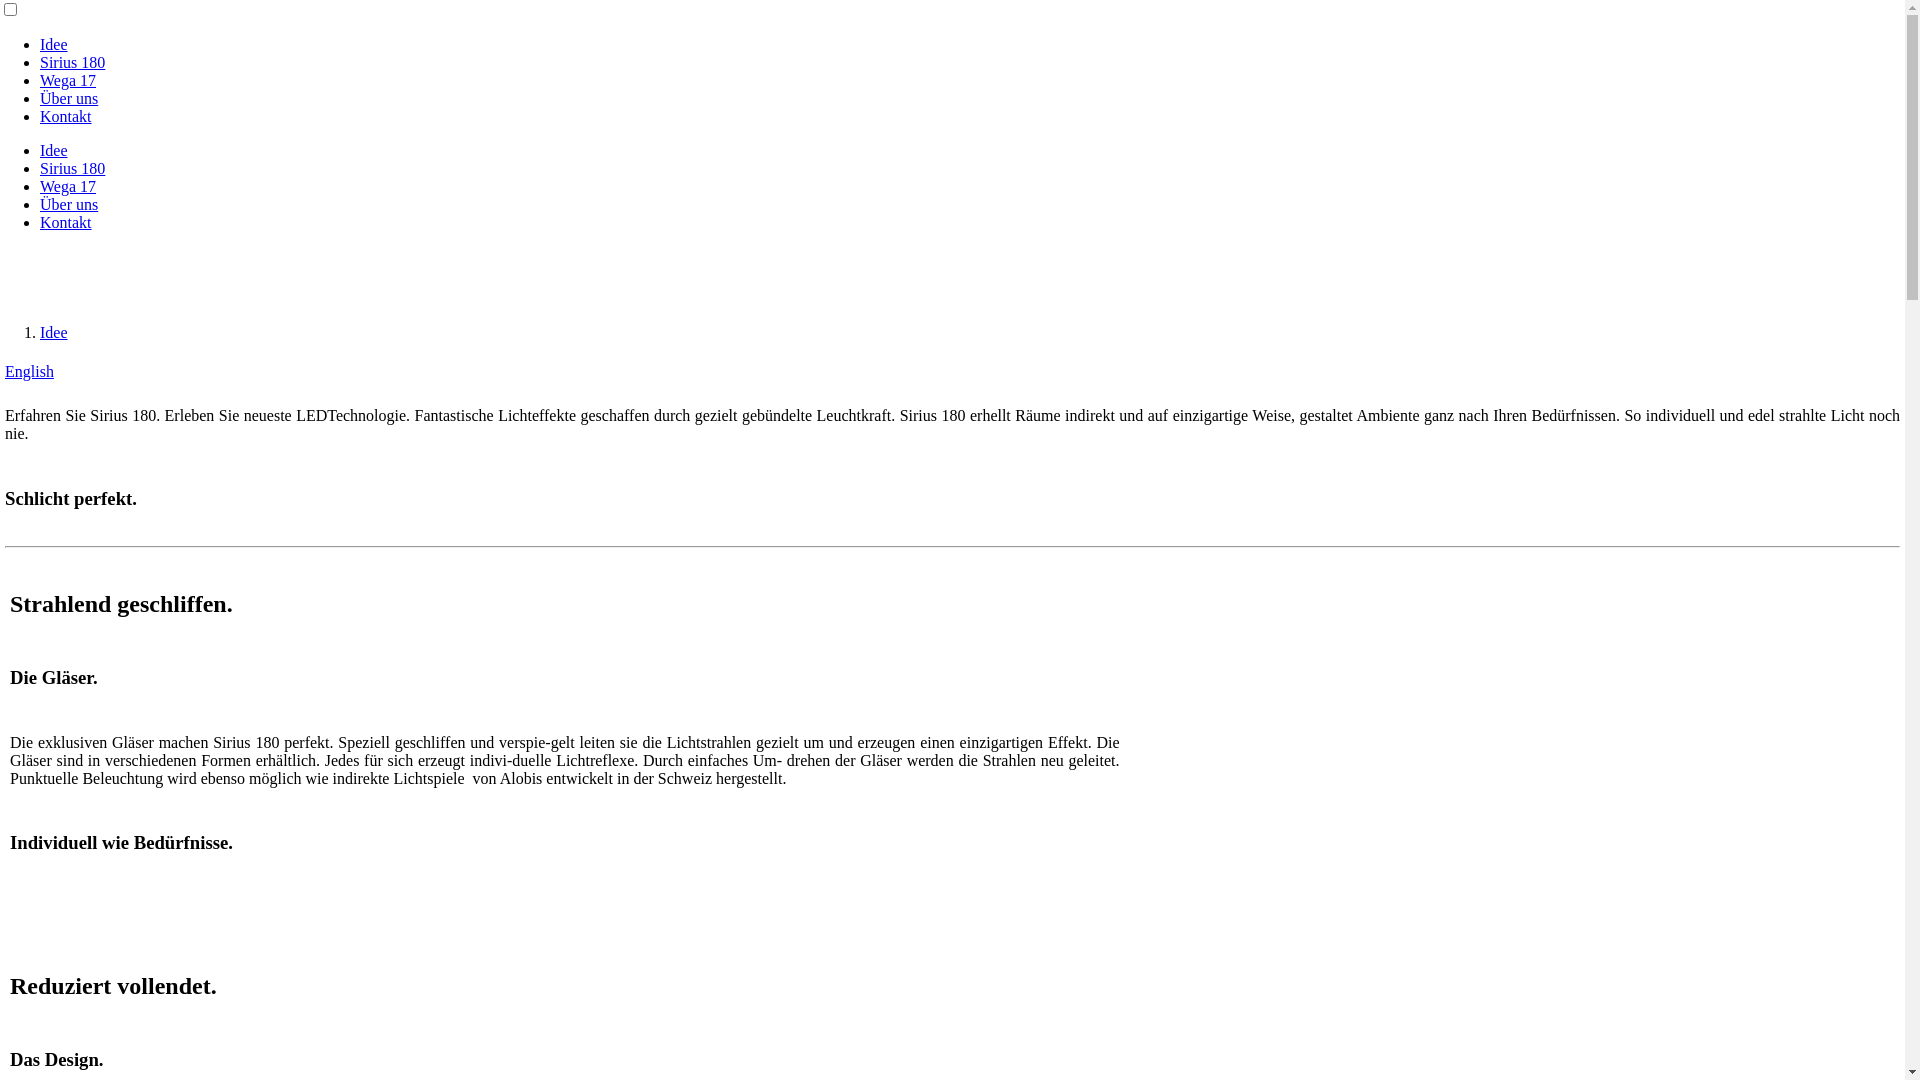 This screenshot has height=1080, width=1920. What do you see at coordinates (66, 116) in the screenshot?
I see `'Kontakt'` at bounding box center [66, 116].